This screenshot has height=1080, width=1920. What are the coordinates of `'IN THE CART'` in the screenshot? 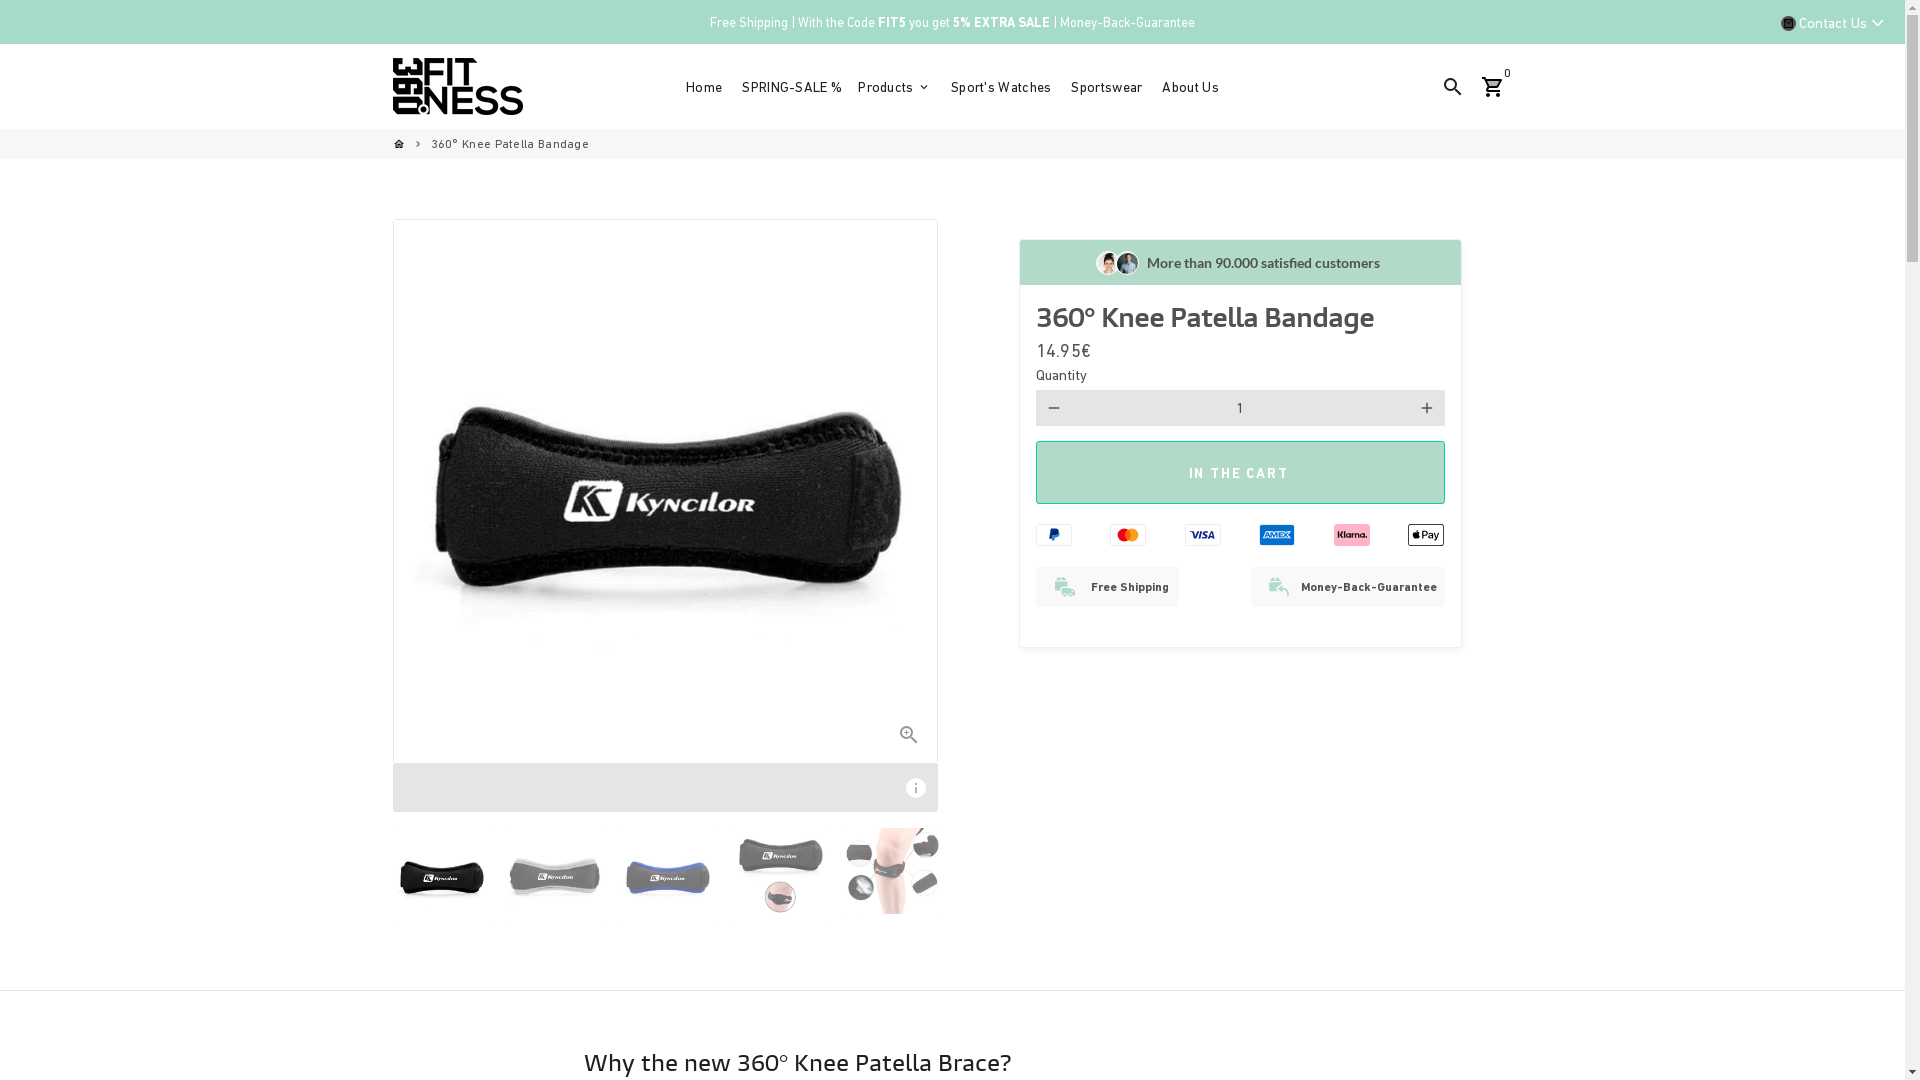 It's located at (1239, 472).